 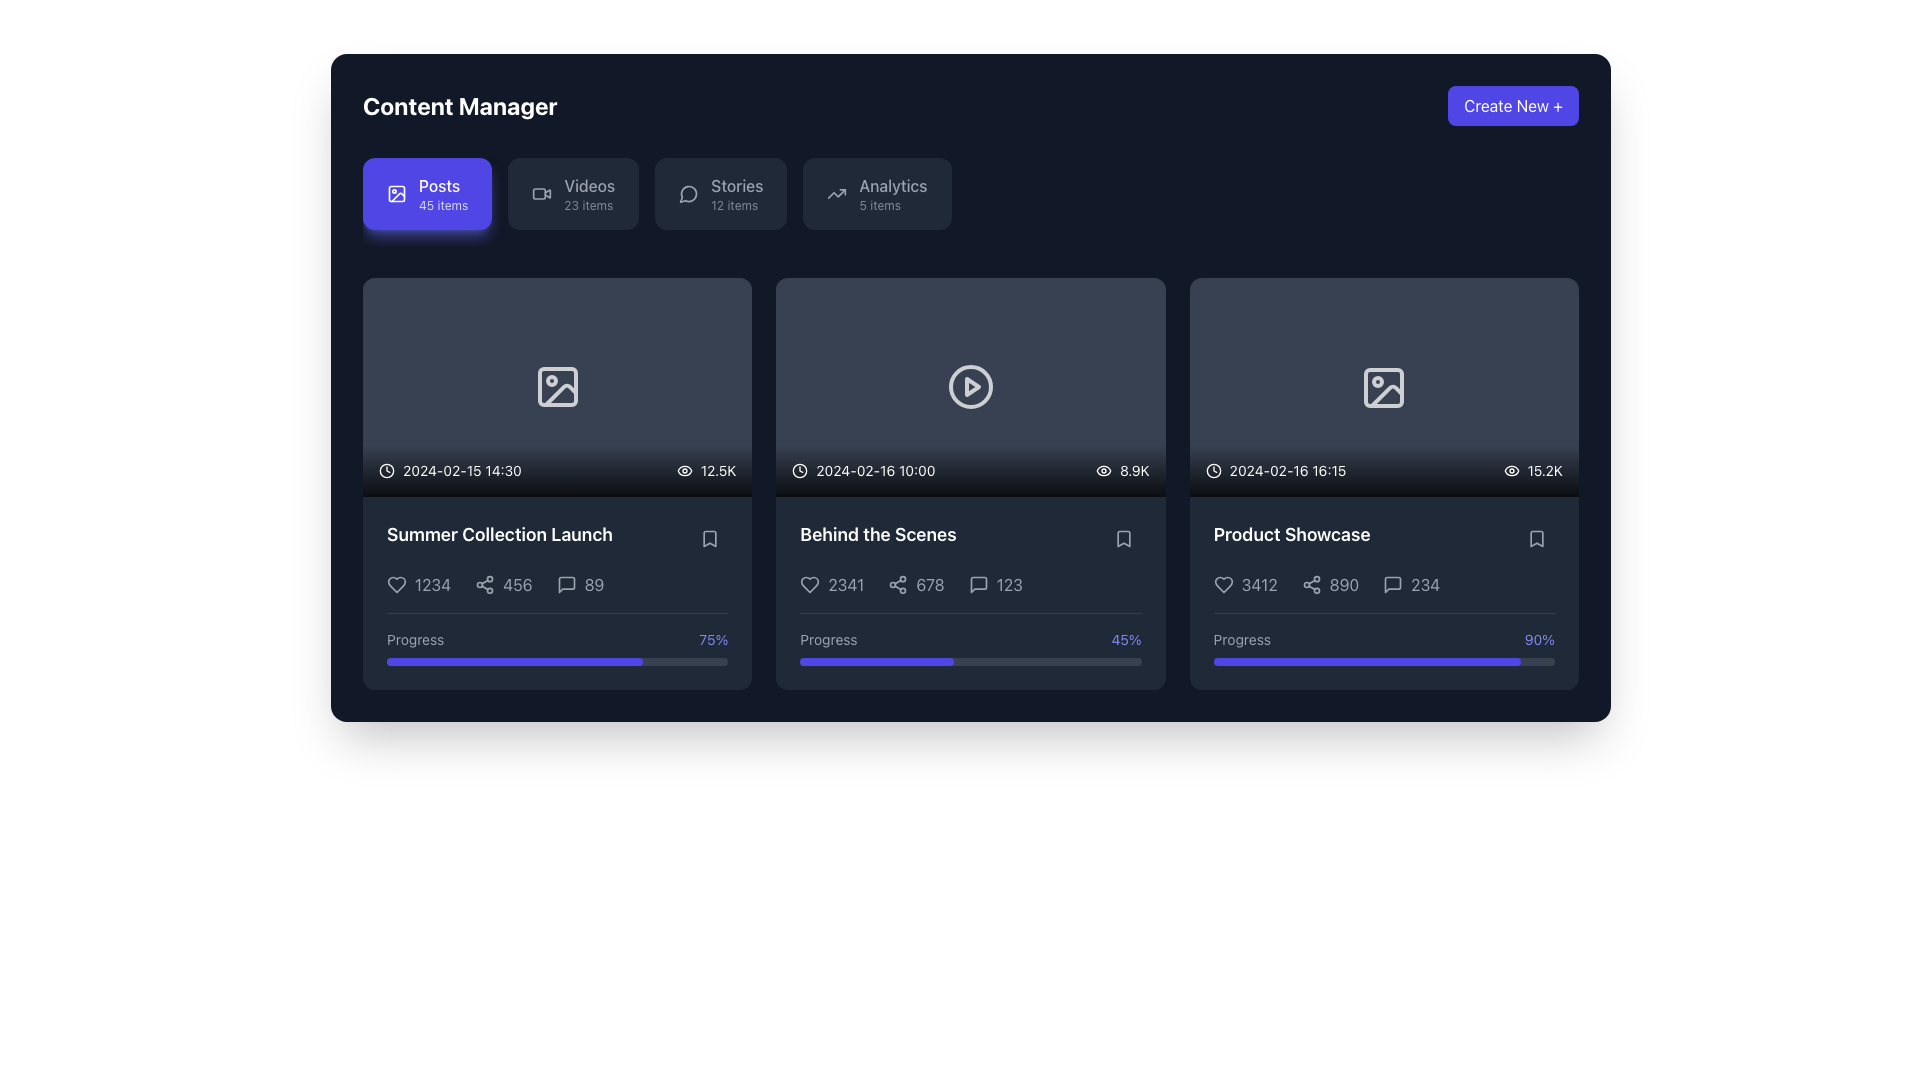 What do you see at coordinates (1382, 386) in the screenshot?
I see `the graphical component located in the upper right section of the image icon of the last card titled 'Product Showcase' to interact with it` at bounding box center [1382, 386].